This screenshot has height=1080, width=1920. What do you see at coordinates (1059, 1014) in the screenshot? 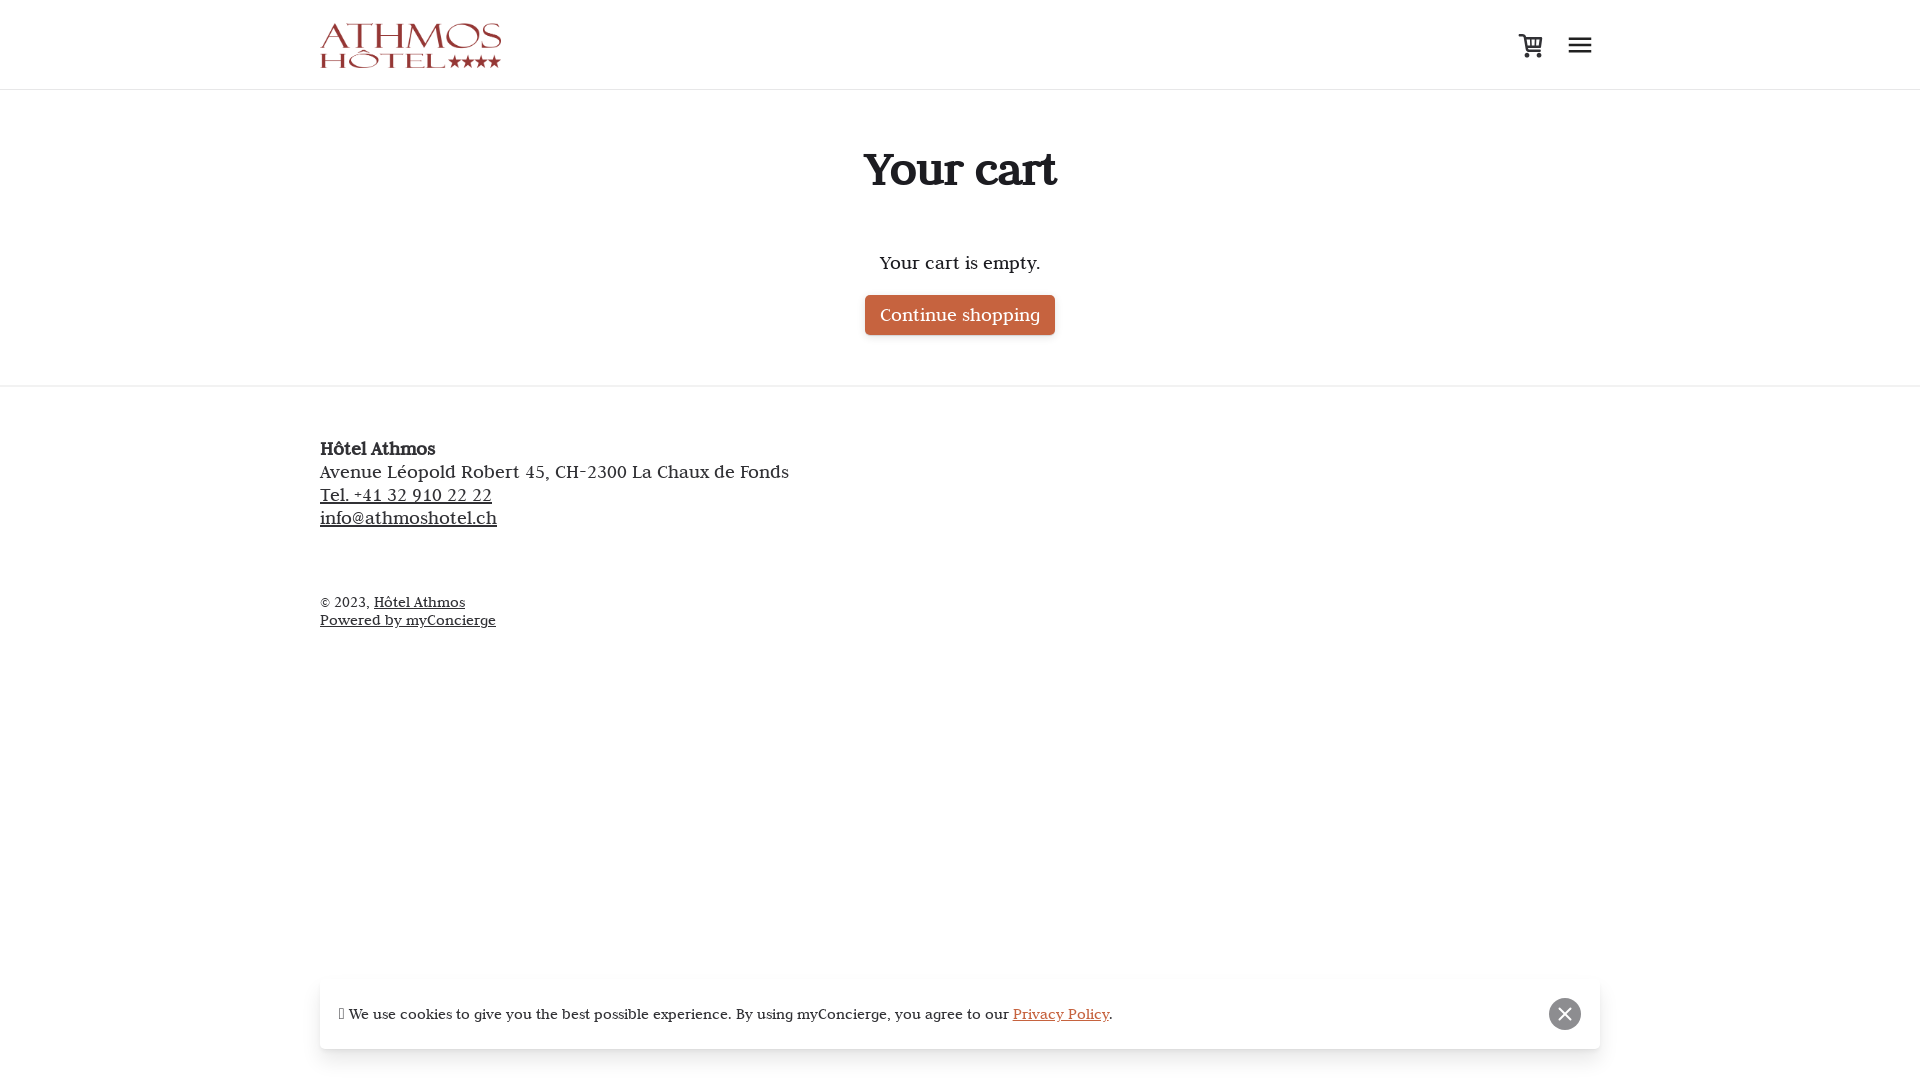
I see `'Privacy Policy'` at bounding box center [1059, 1014].